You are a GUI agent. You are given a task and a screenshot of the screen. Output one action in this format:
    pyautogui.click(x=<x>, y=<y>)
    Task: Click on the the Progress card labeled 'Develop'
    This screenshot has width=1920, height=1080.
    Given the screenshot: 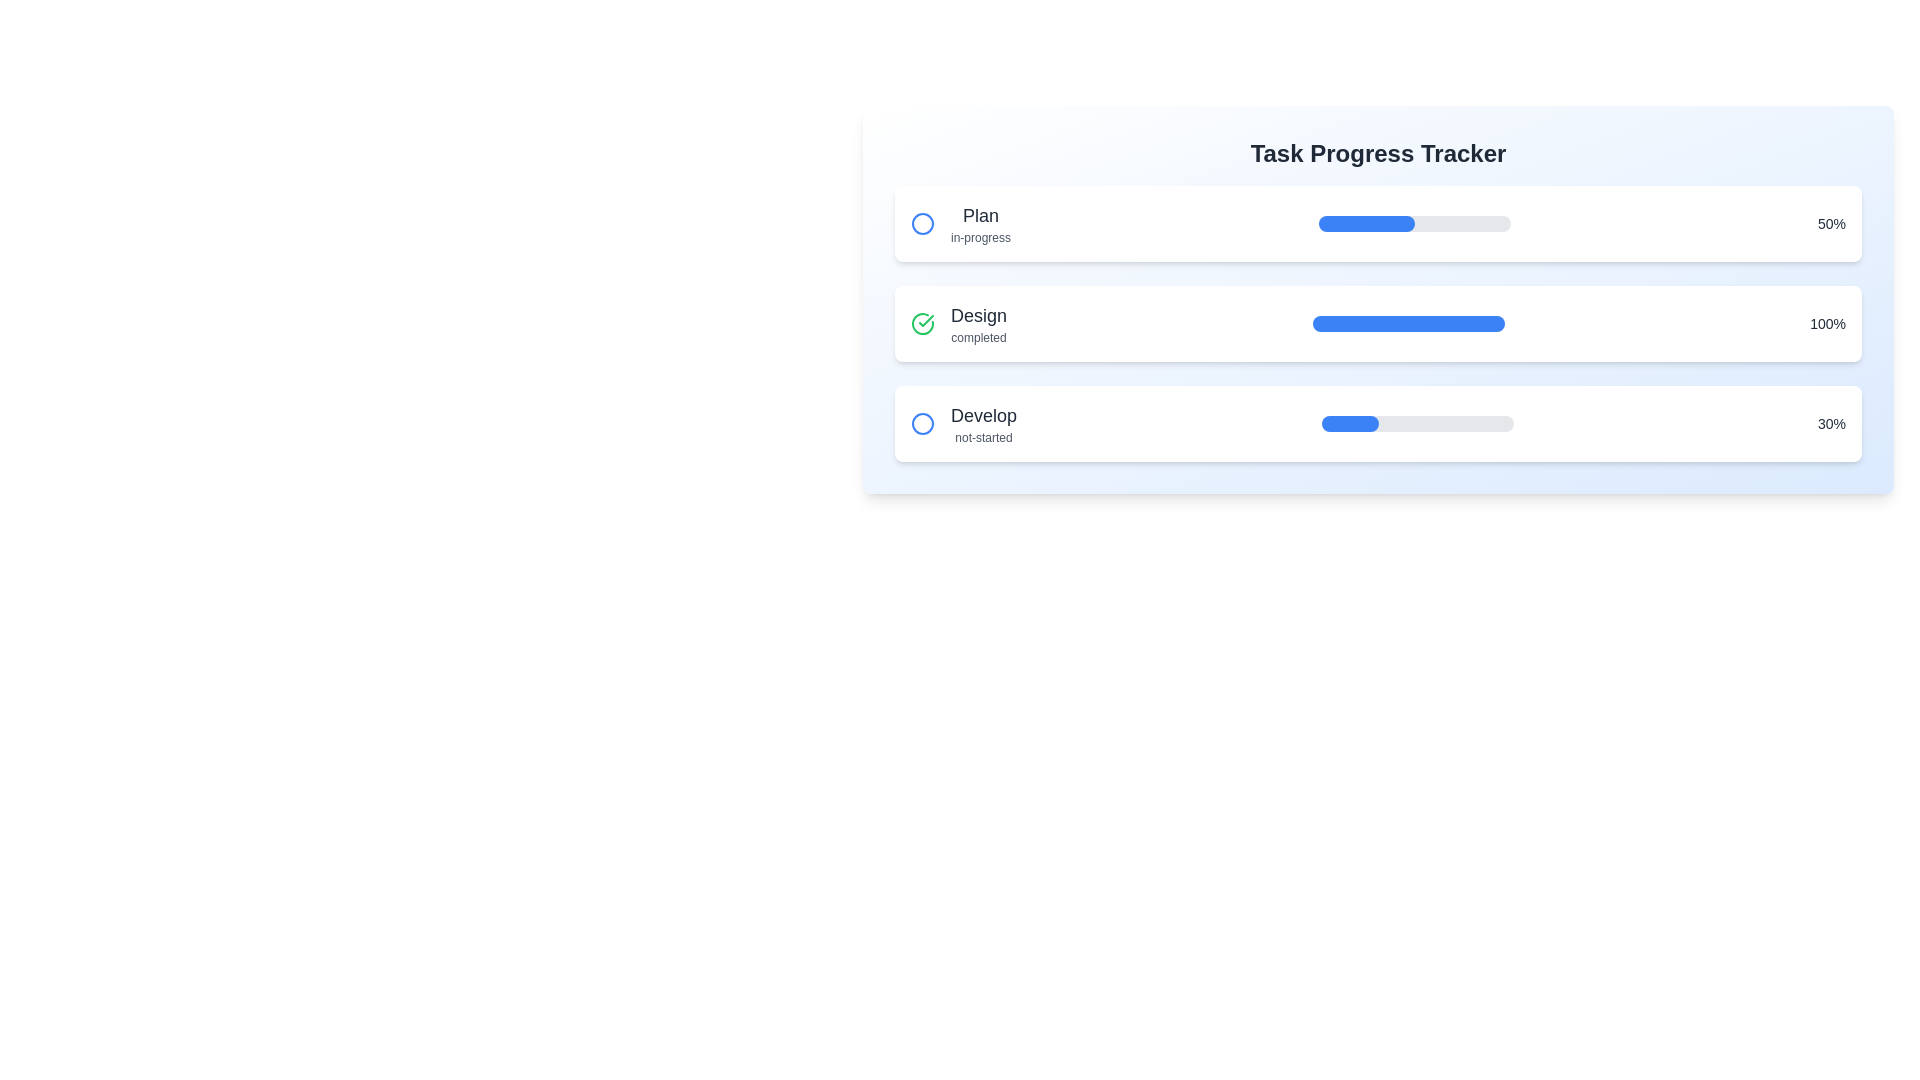 What is the action you would take?
    pyautogui.click(x=1377, y=423)
    